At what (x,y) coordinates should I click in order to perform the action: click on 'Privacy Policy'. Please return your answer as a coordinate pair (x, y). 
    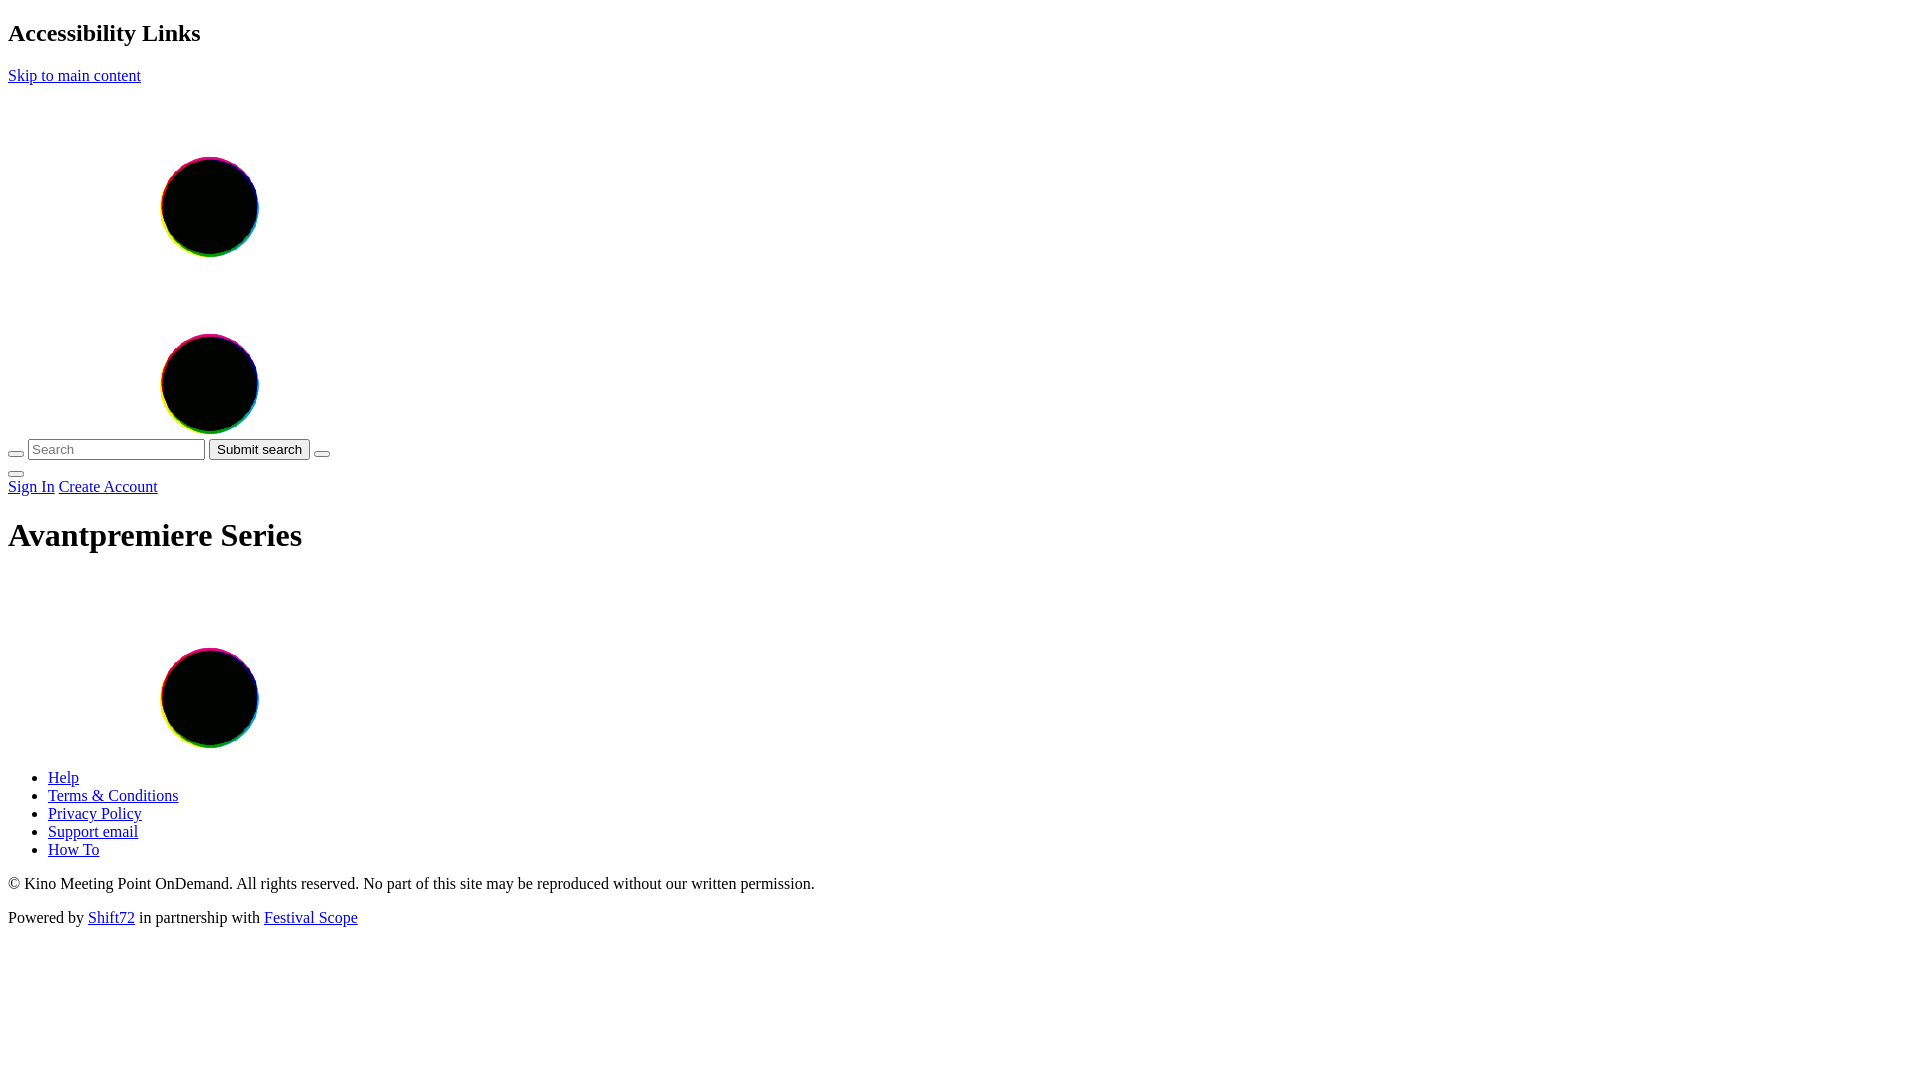
    Looking at the image, I should click on (94, 813).